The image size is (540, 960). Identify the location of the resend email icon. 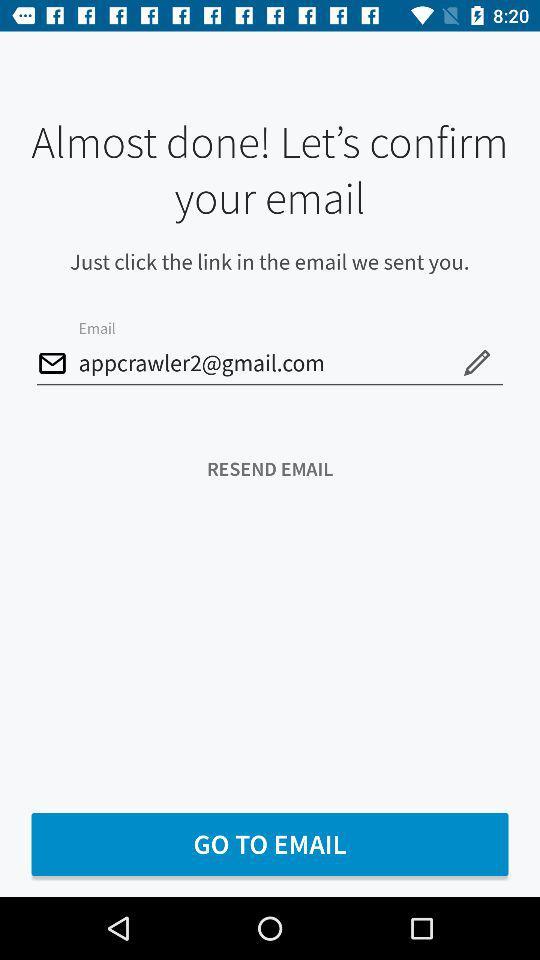
(270, 469).